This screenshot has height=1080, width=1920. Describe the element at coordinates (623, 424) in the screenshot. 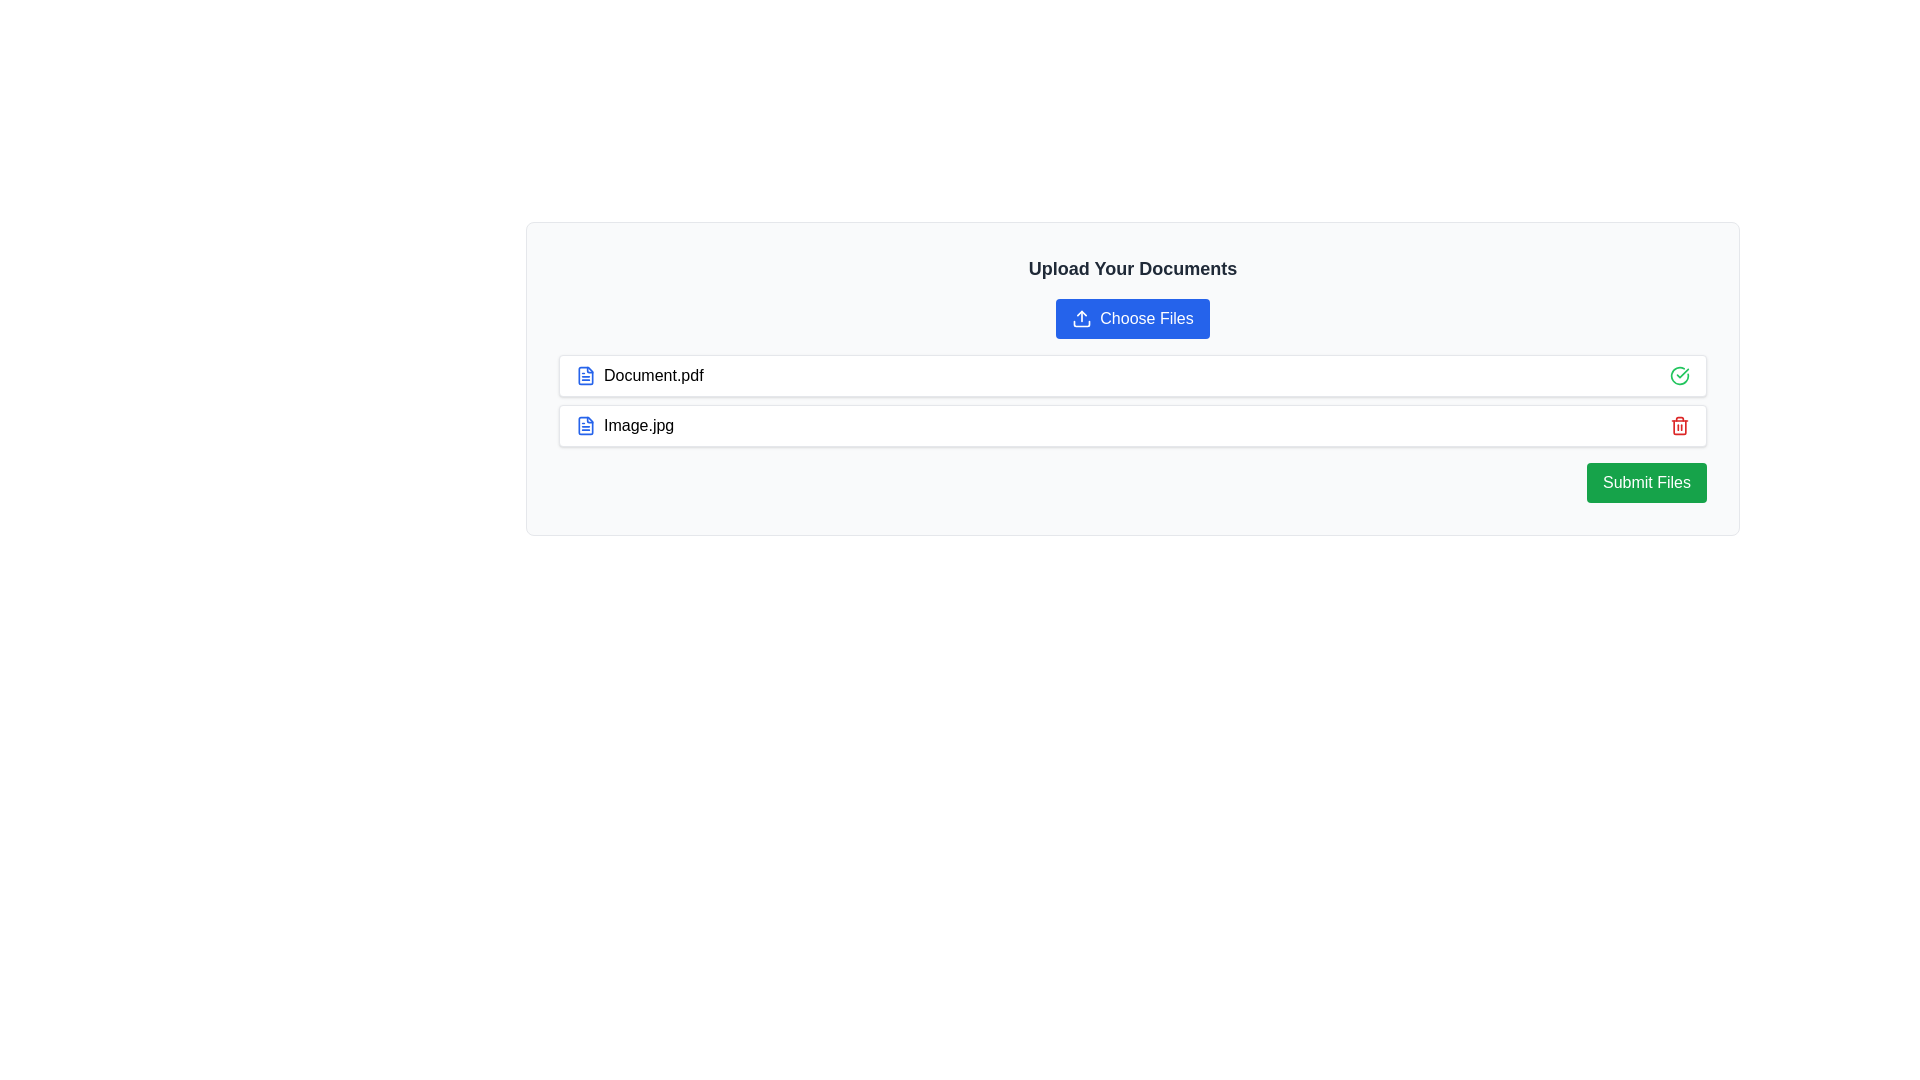

I see `the text label displaying 'Image.jpg' located next to the blue file icon in the top region of the document upload section` at that location.